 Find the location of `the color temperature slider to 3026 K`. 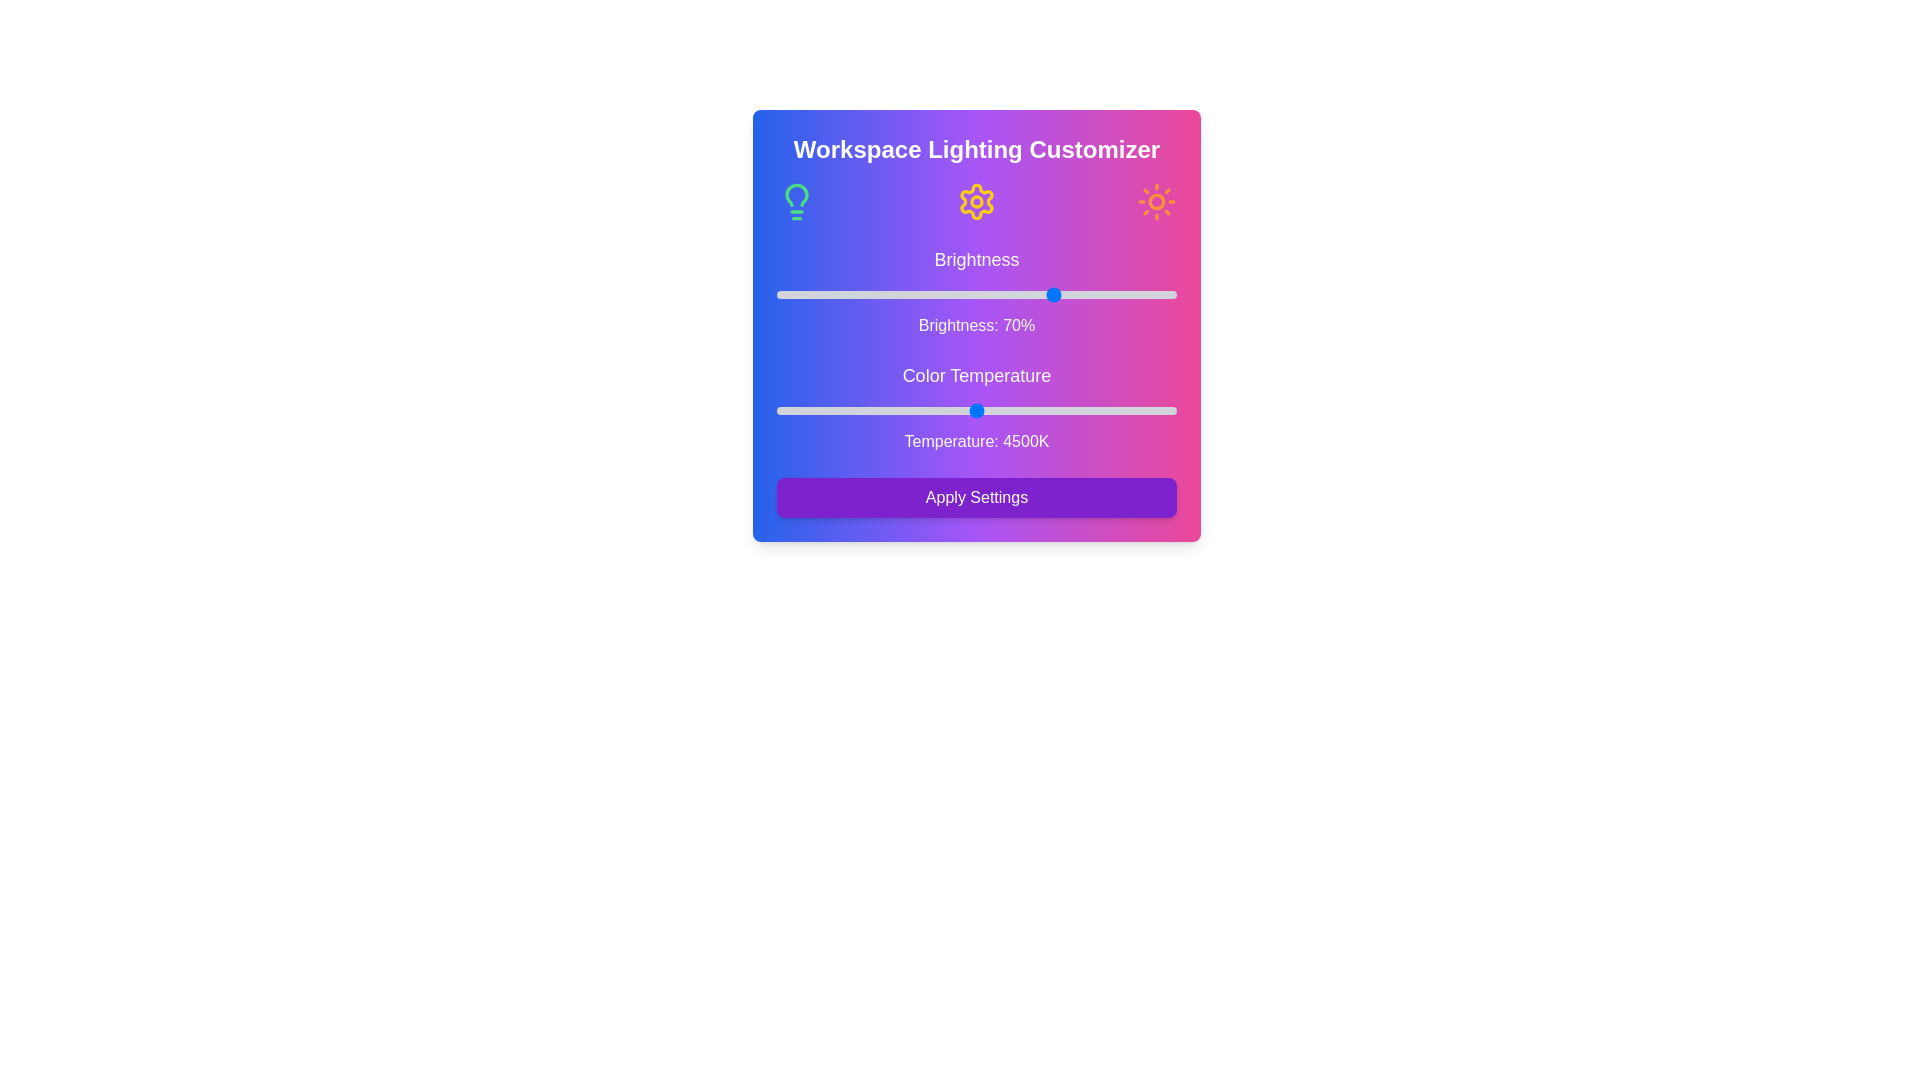

the color temperature slider to 3026 K is located at coordinates (829, 410).